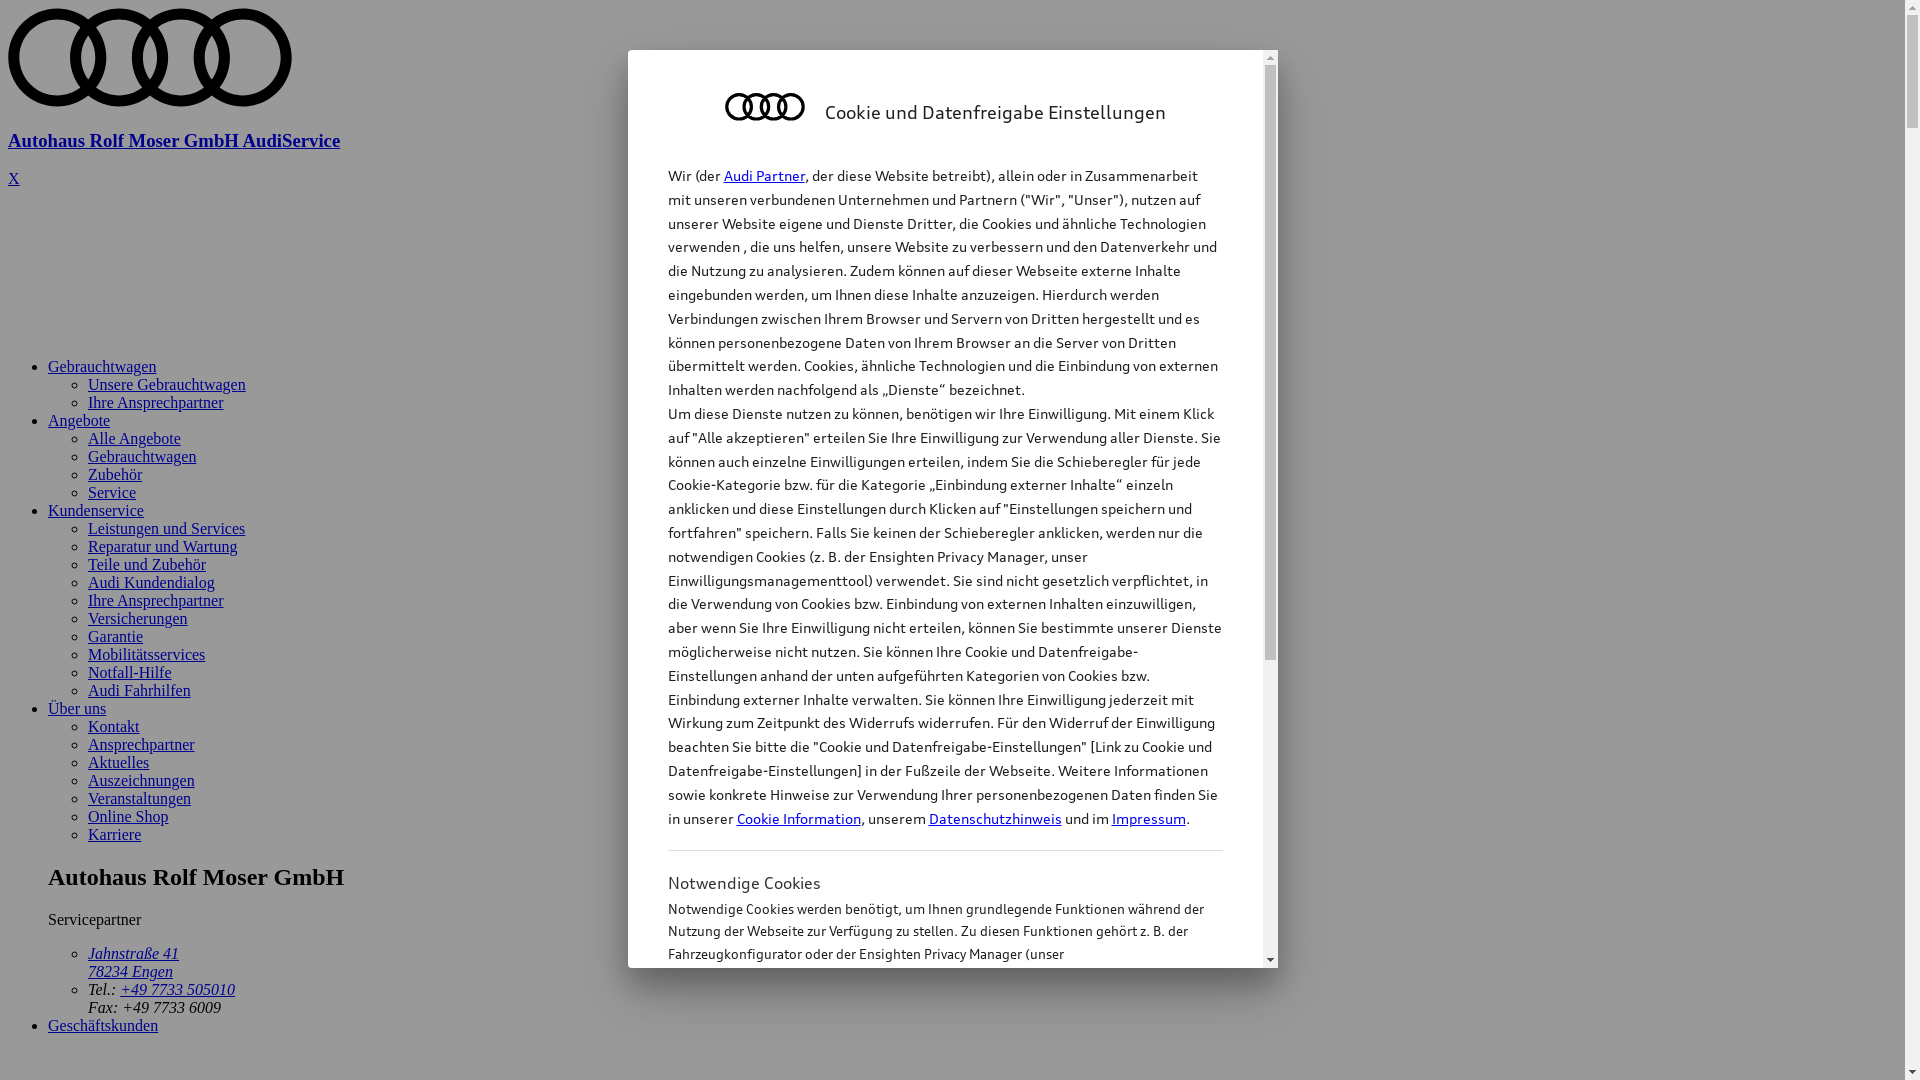  I want to click on 'Audi Partner', so click(763, 174).